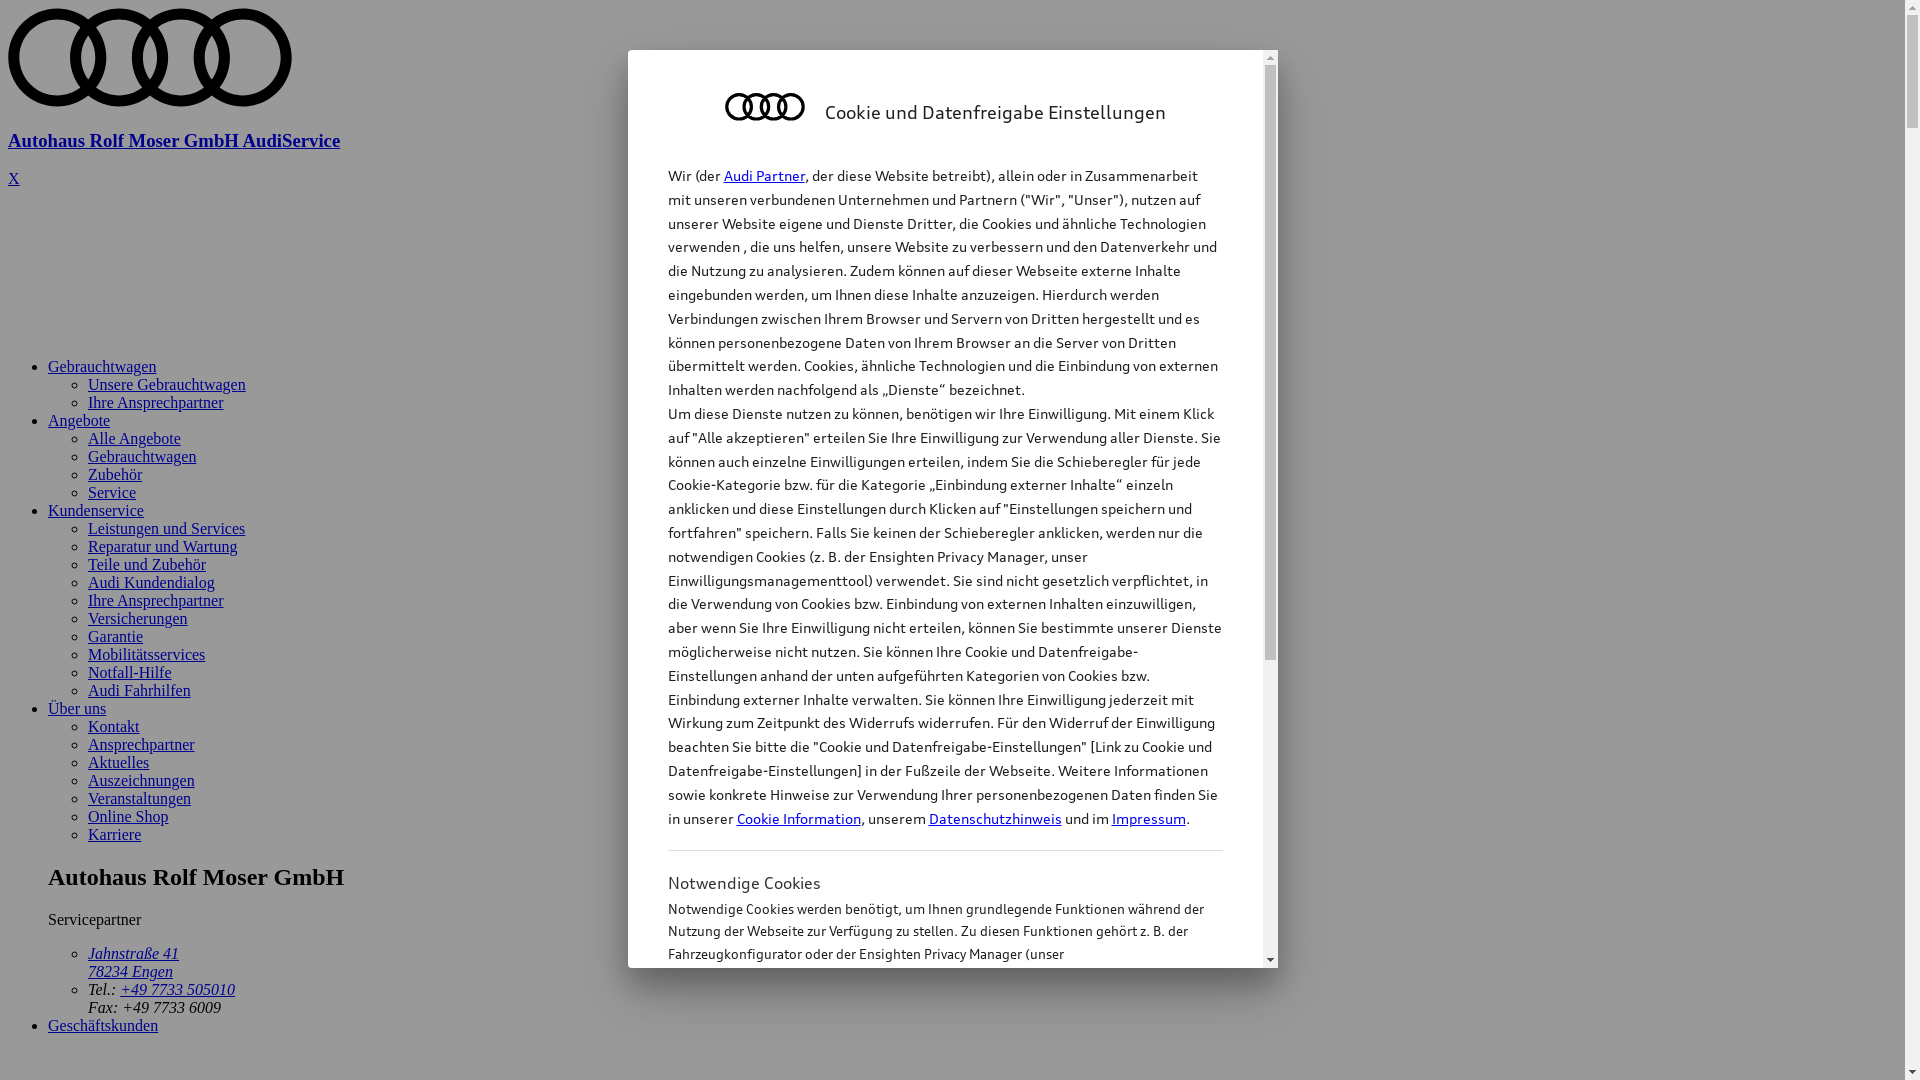  I want to click on 'Audi Partner', so click(763, 174).